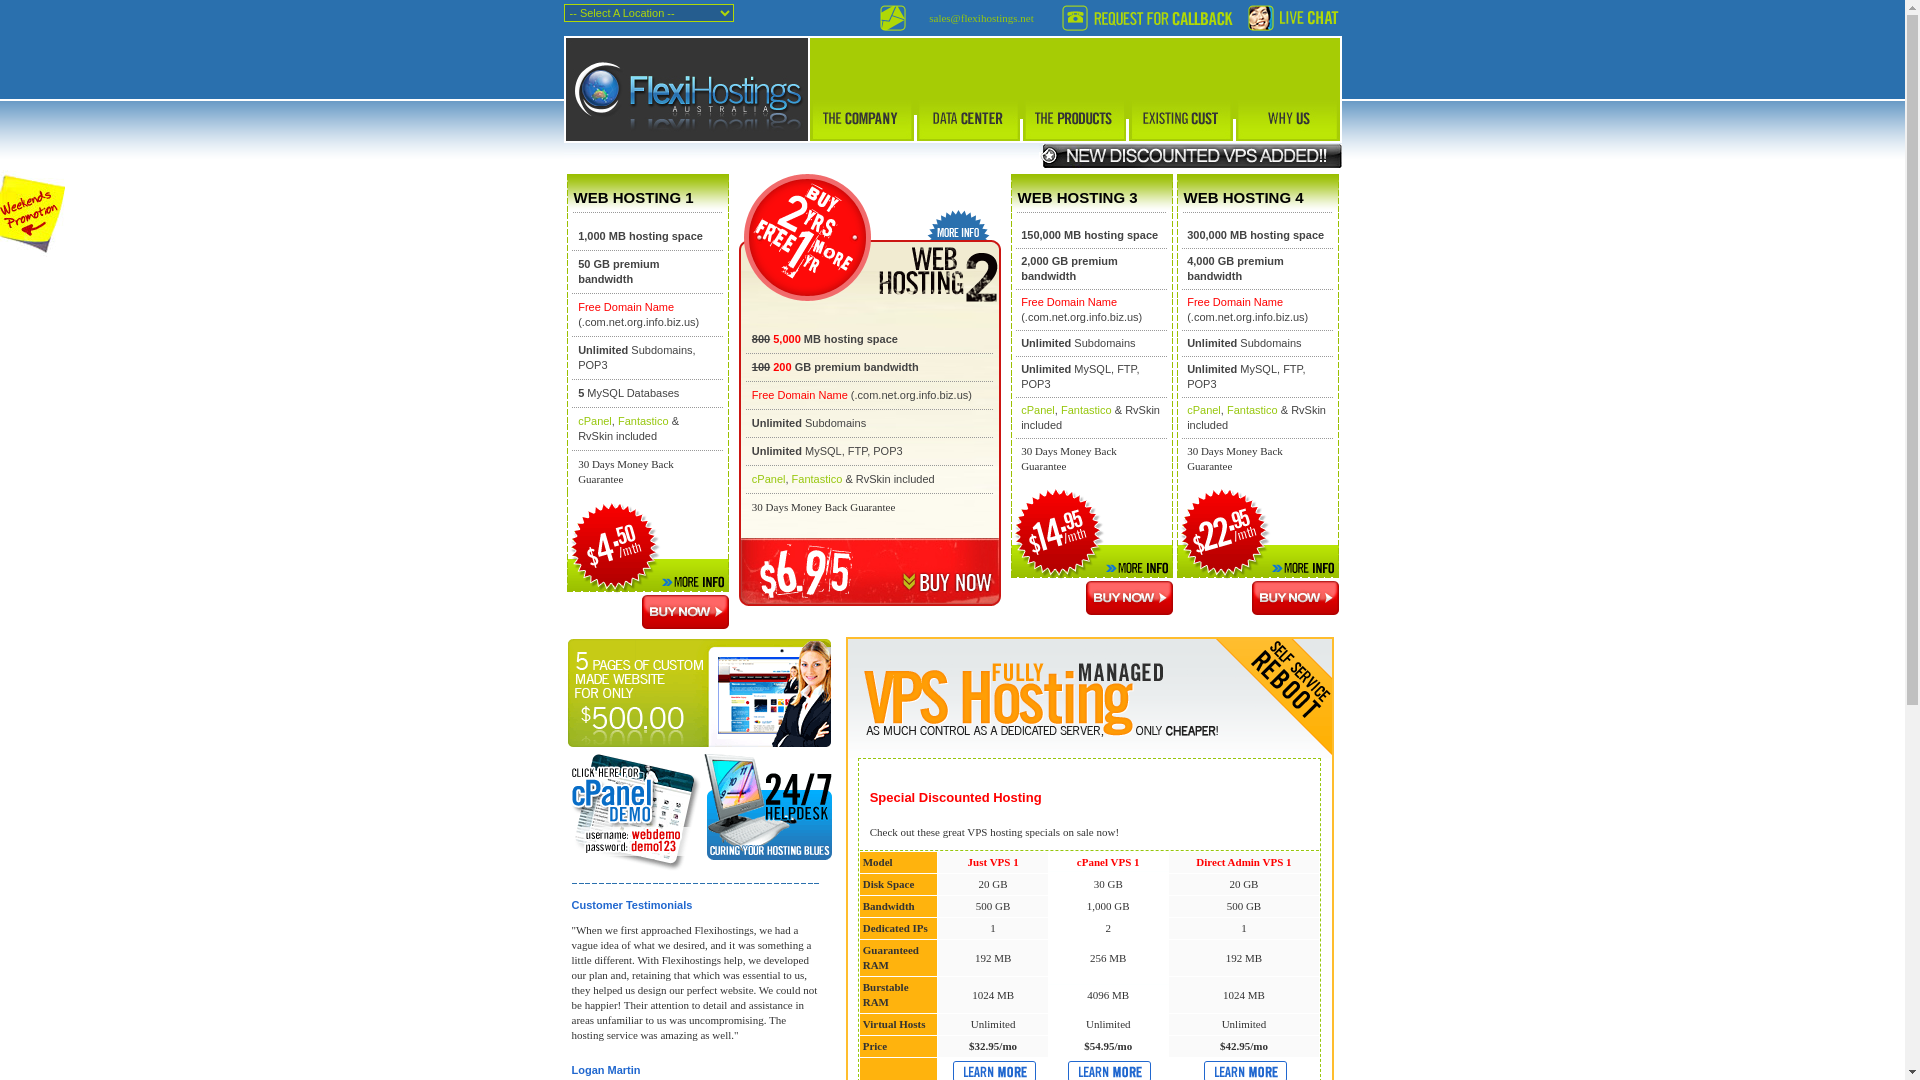 Image resolution: width=1920 pixels, height=1080 pixels. I want to click on 'cPanel', so click(1037, 408).